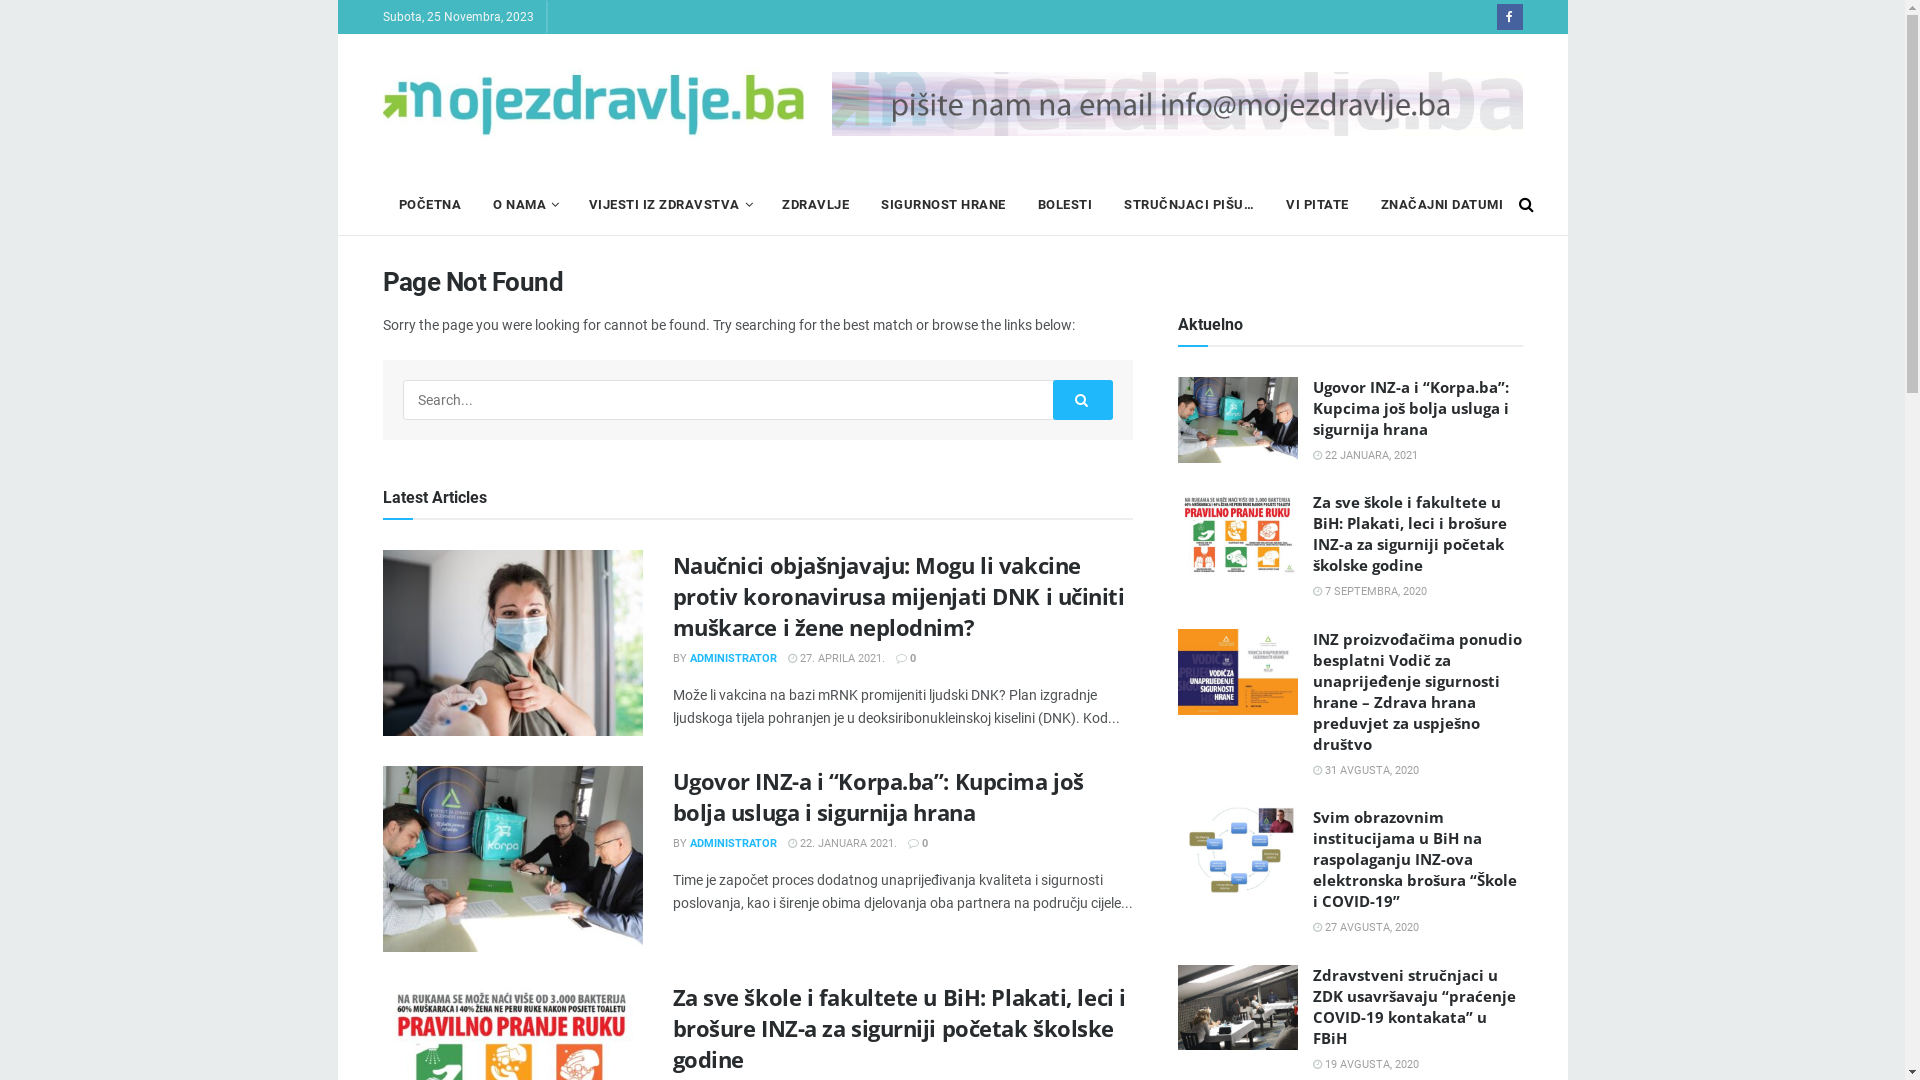  What do you see at coordinates (1311, 1063) in the screenshot?
I see `'19 AVGUSTA, 2020'` at bounding box center [1311, 1063].